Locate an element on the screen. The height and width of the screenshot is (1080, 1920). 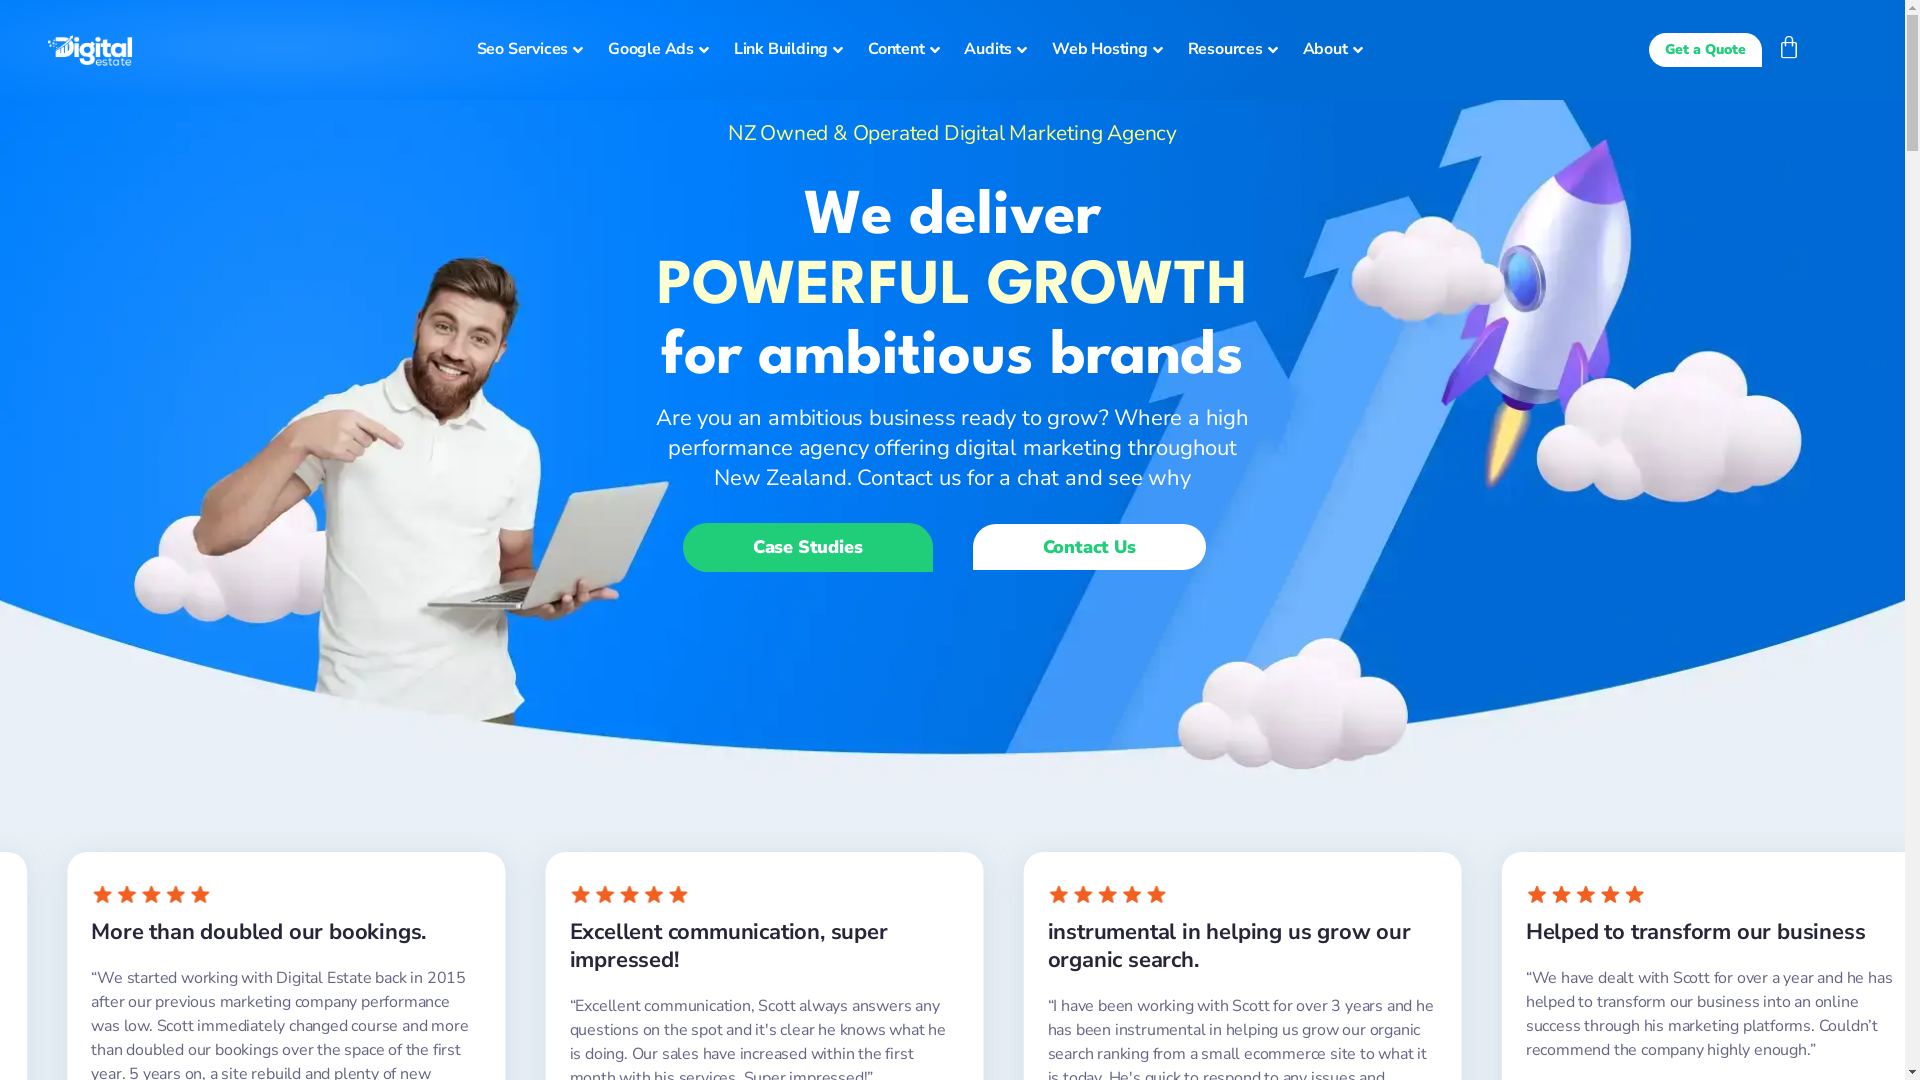
'Audits' is located at coordinates (998, 49).